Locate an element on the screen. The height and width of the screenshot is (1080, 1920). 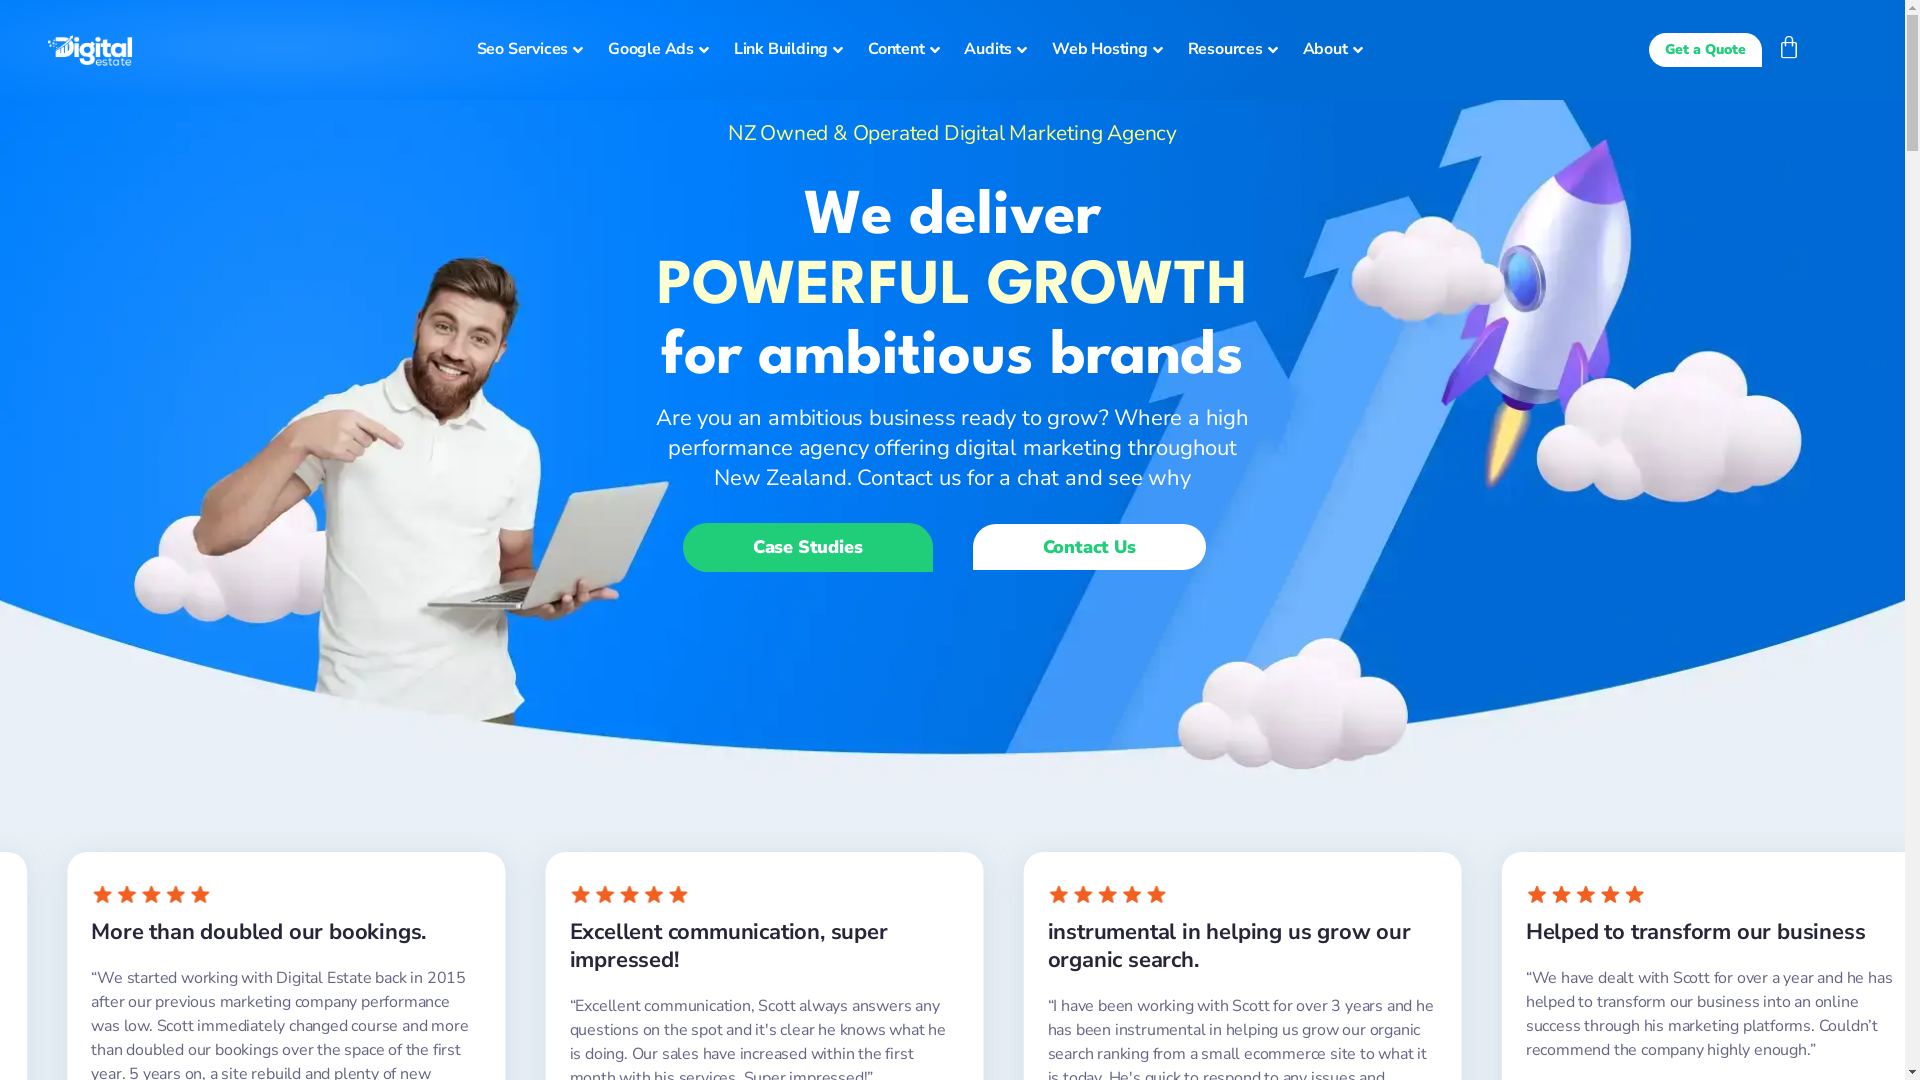
'Audits' is located at coordinates (998, 49).